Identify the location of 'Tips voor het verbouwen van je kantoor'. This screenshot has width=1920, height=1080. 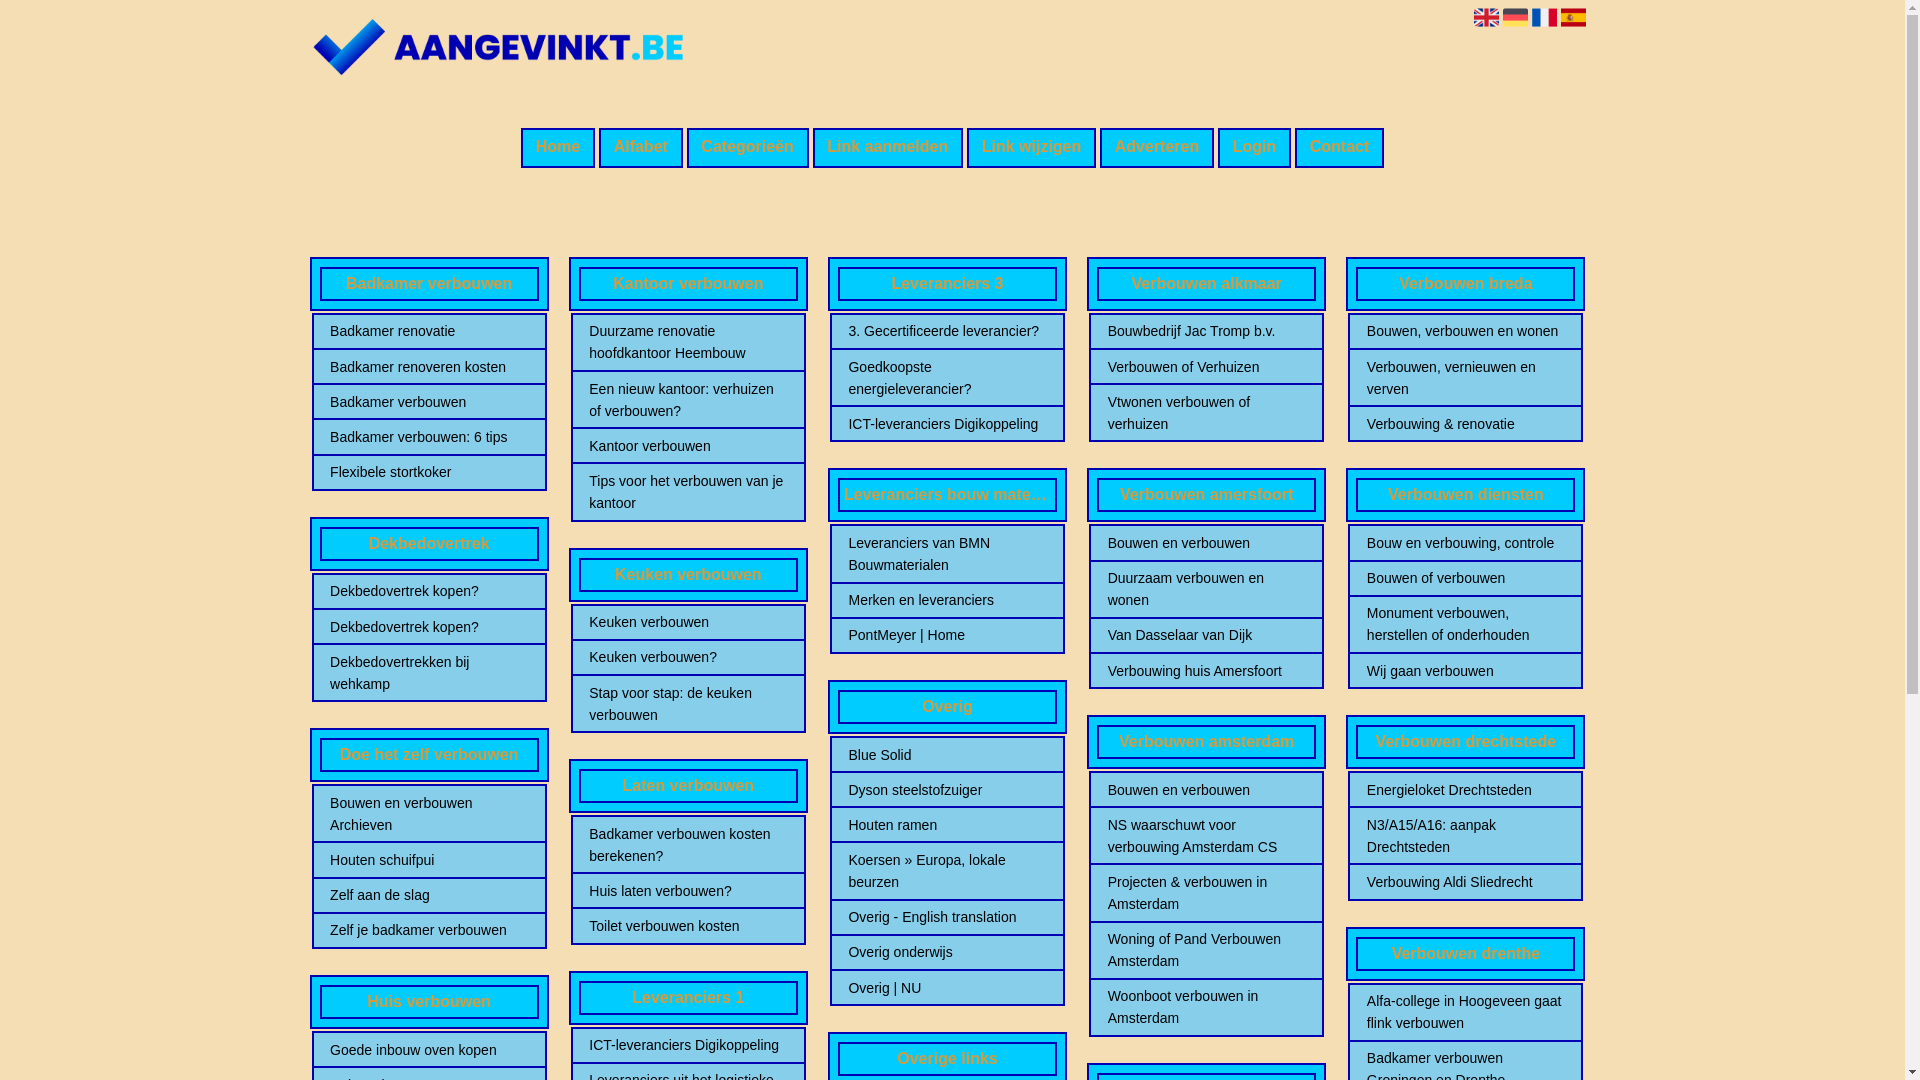
(687, 492).